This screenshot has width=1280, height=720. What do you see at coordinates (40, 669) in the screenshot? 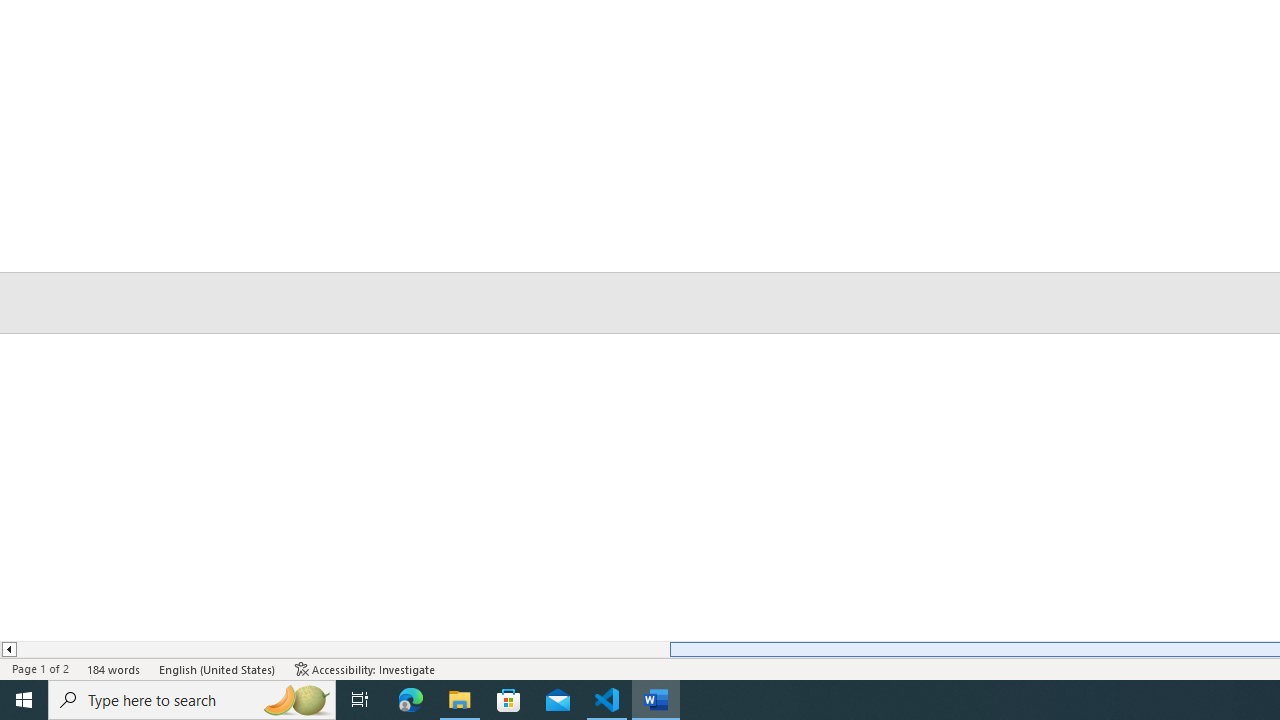
I see `'Page Number Page 1 of 2'` at bounding box center [40, 669].